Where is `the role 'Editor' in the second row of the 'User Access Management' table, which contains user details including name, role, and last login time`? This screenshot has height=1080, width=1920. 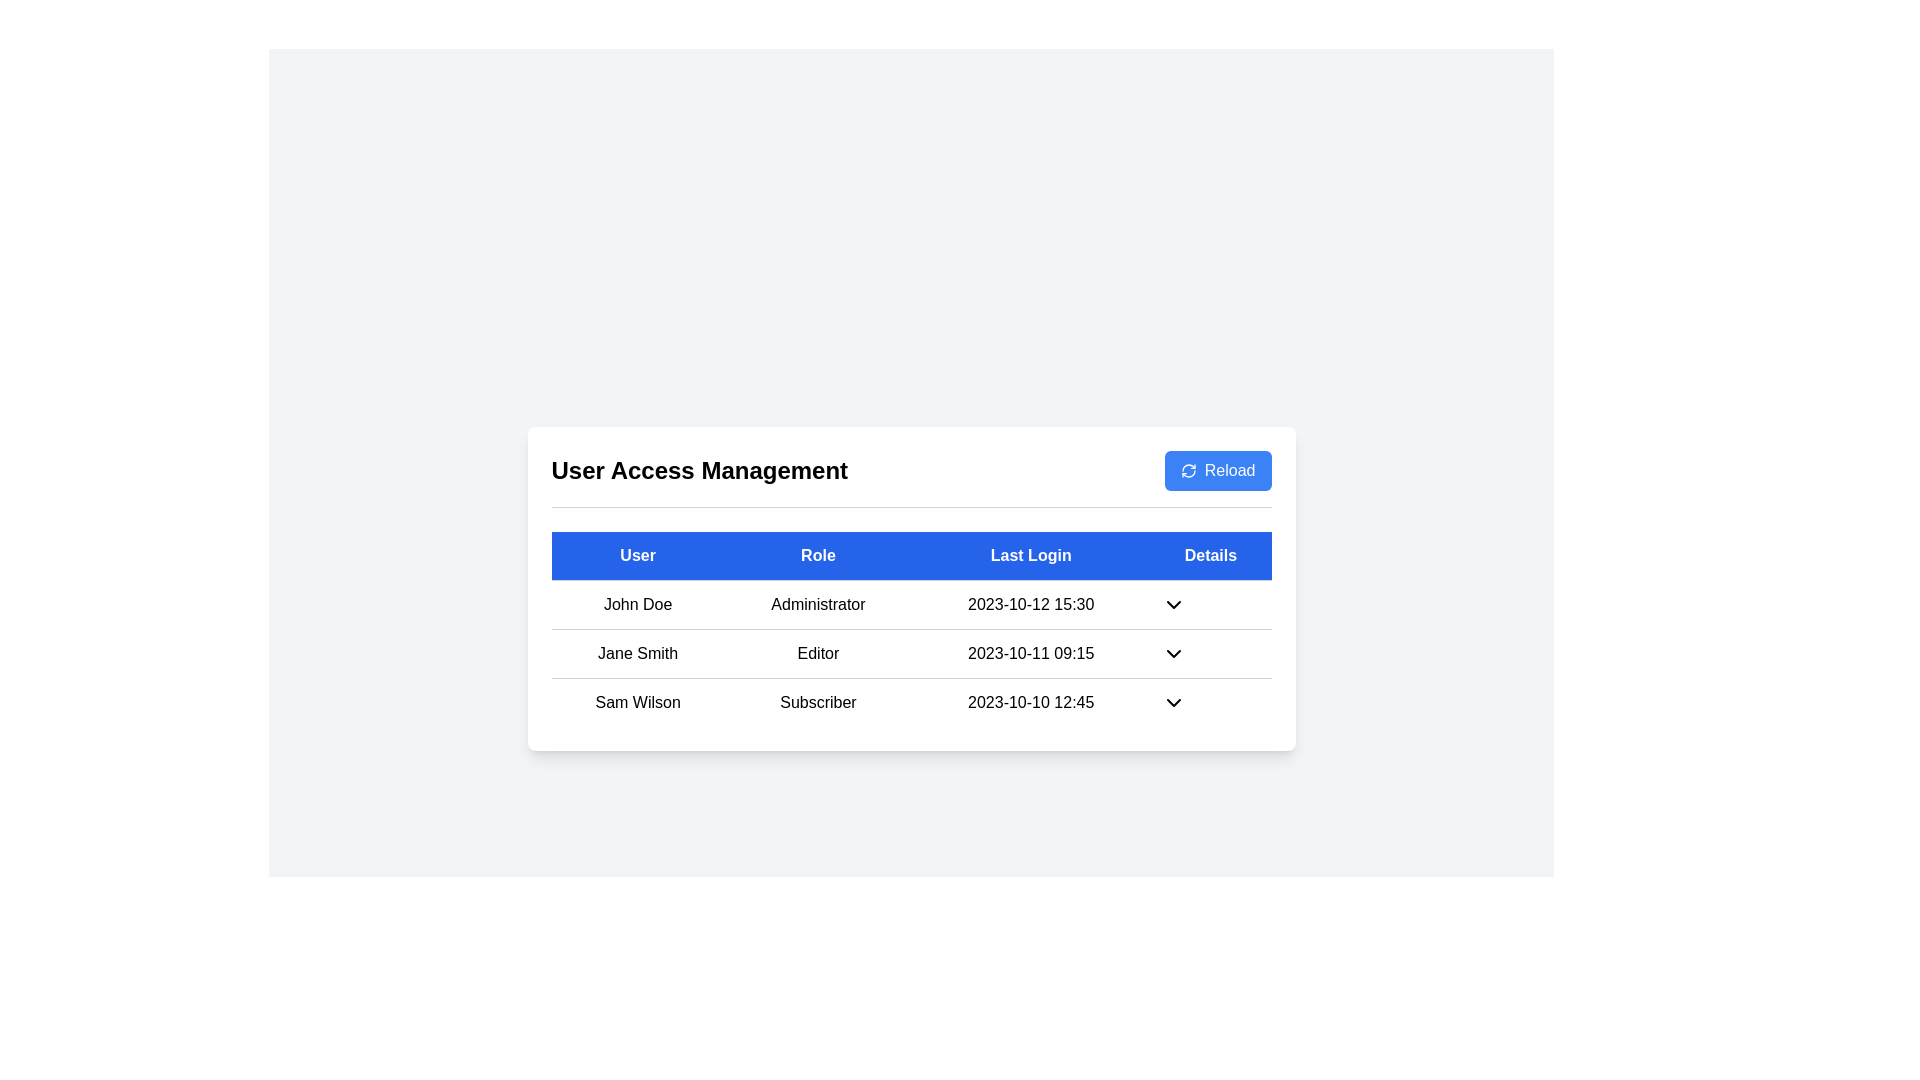
the role 'Editor' in the second row of the 'User Access Management' table, which contains user details including name, role, and last login time is located at coordinates (910, 653).